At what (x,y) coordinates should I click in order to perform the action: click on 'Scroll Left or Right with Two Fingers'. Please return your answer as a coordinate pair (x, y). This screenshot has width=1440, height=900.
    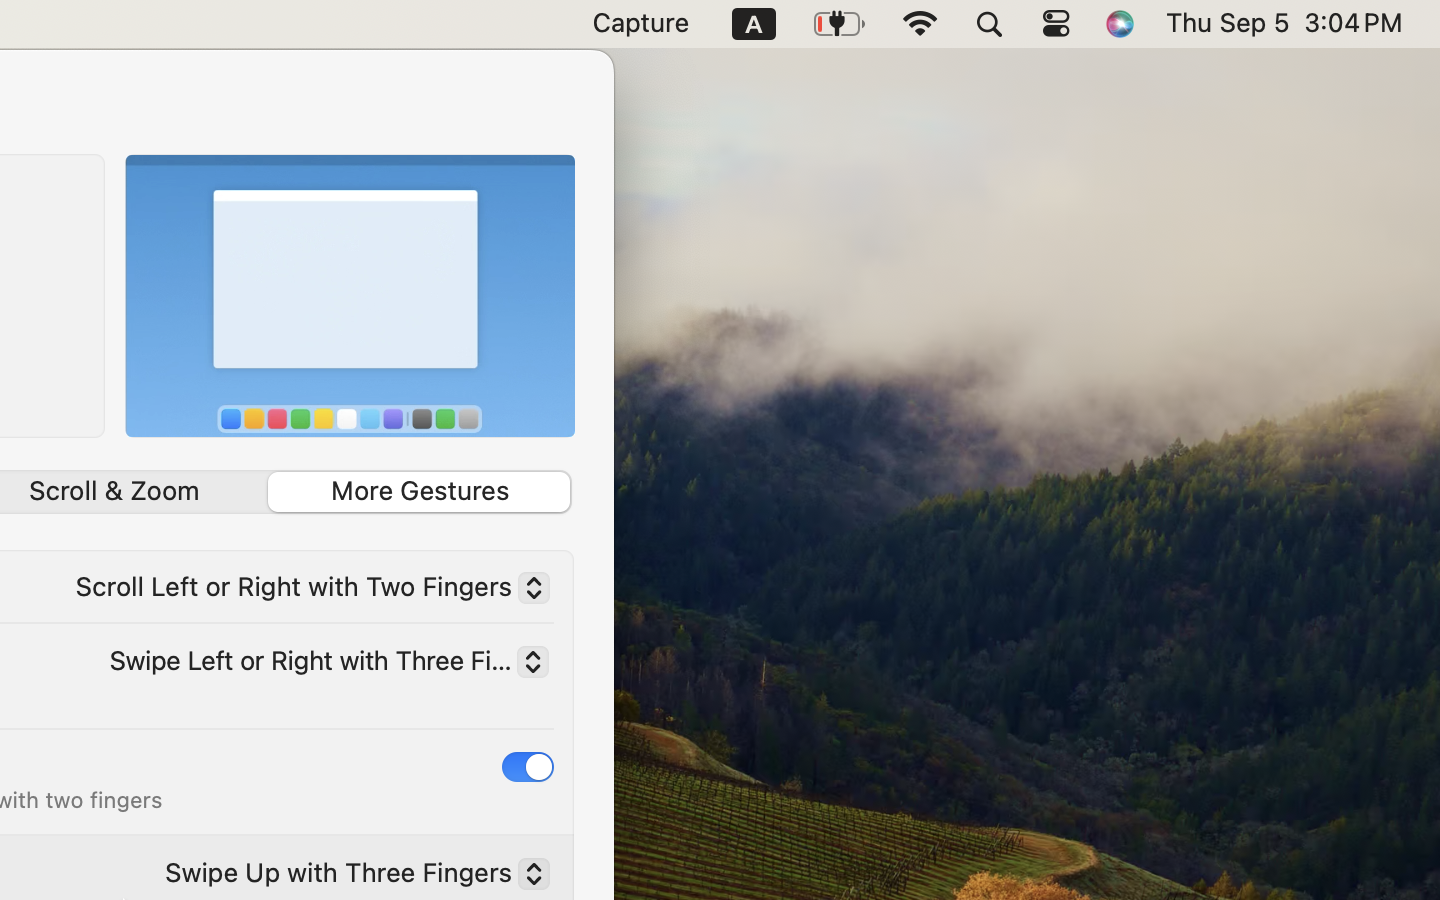
    Looking at the image, I should click on (303, 591).